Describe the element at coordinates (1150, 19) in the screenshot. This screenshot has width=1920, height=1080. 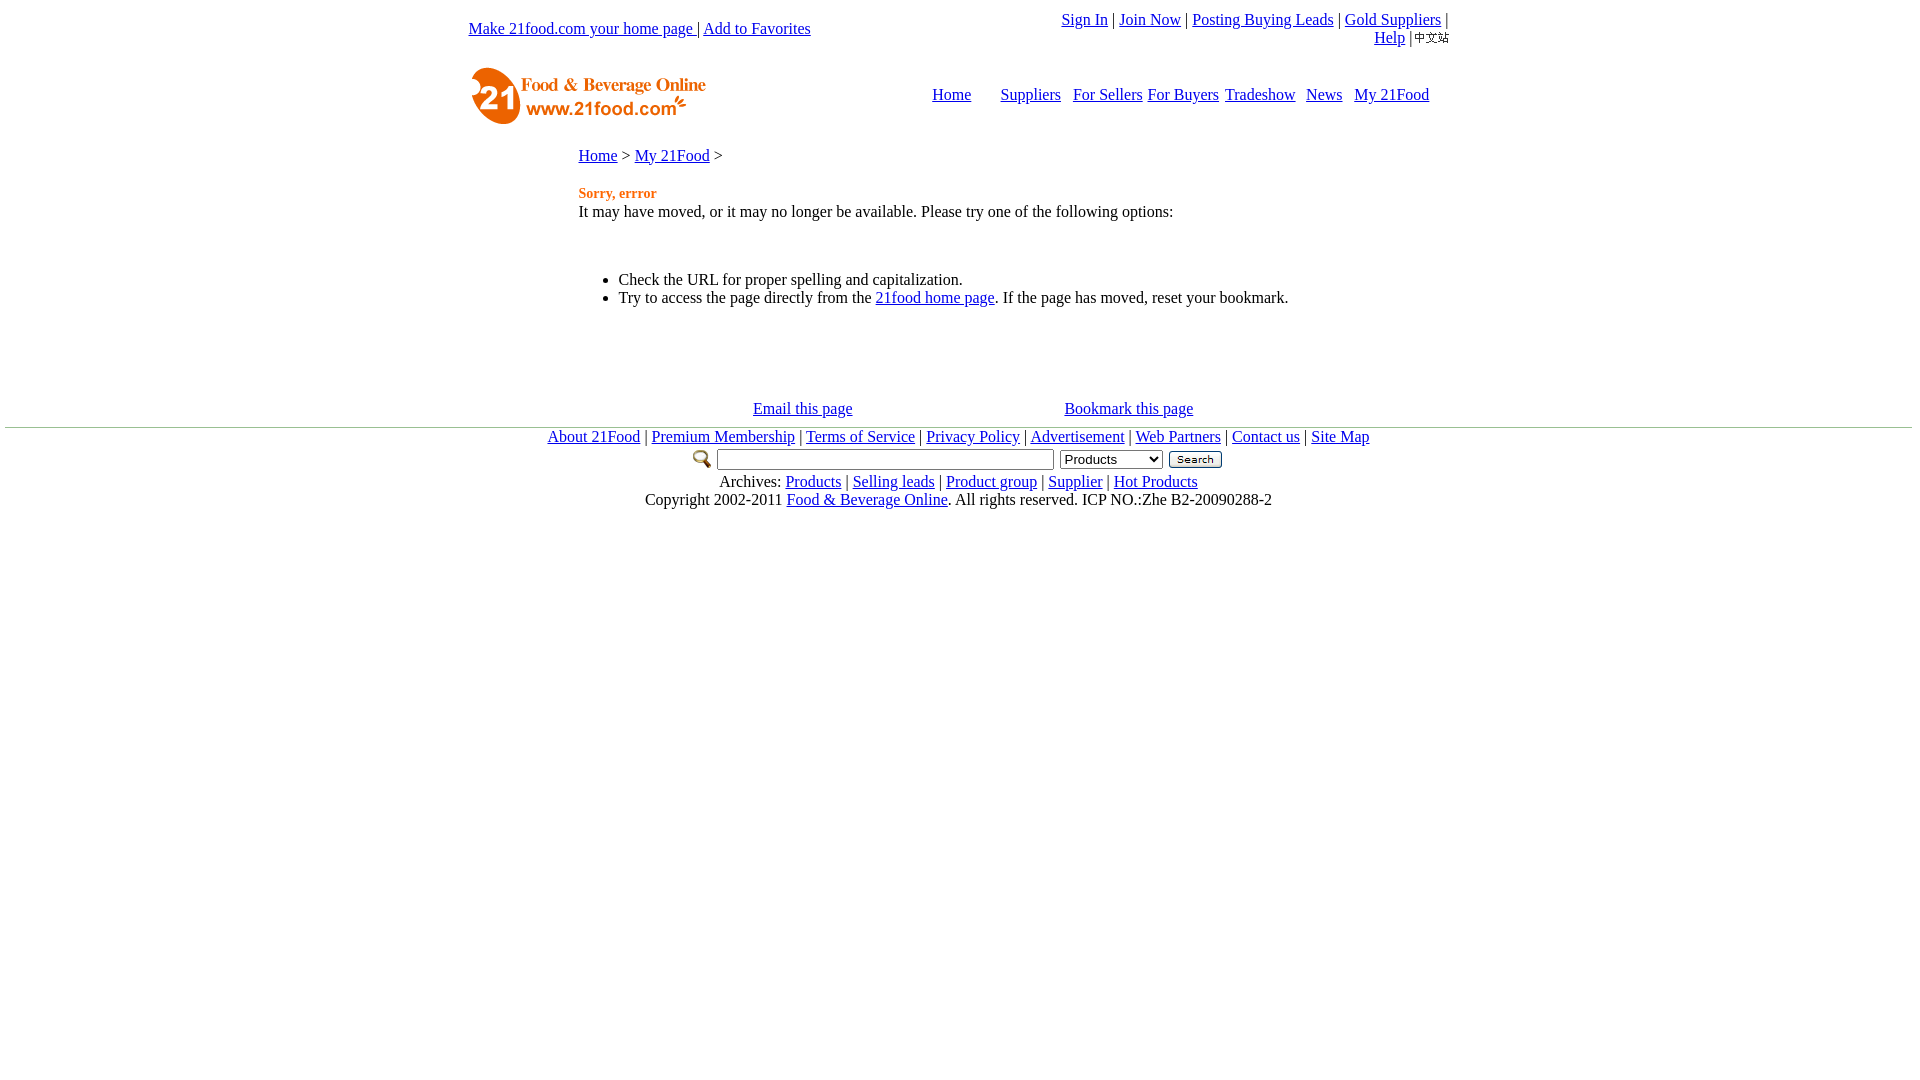
I see `'Join Now'` at that location.